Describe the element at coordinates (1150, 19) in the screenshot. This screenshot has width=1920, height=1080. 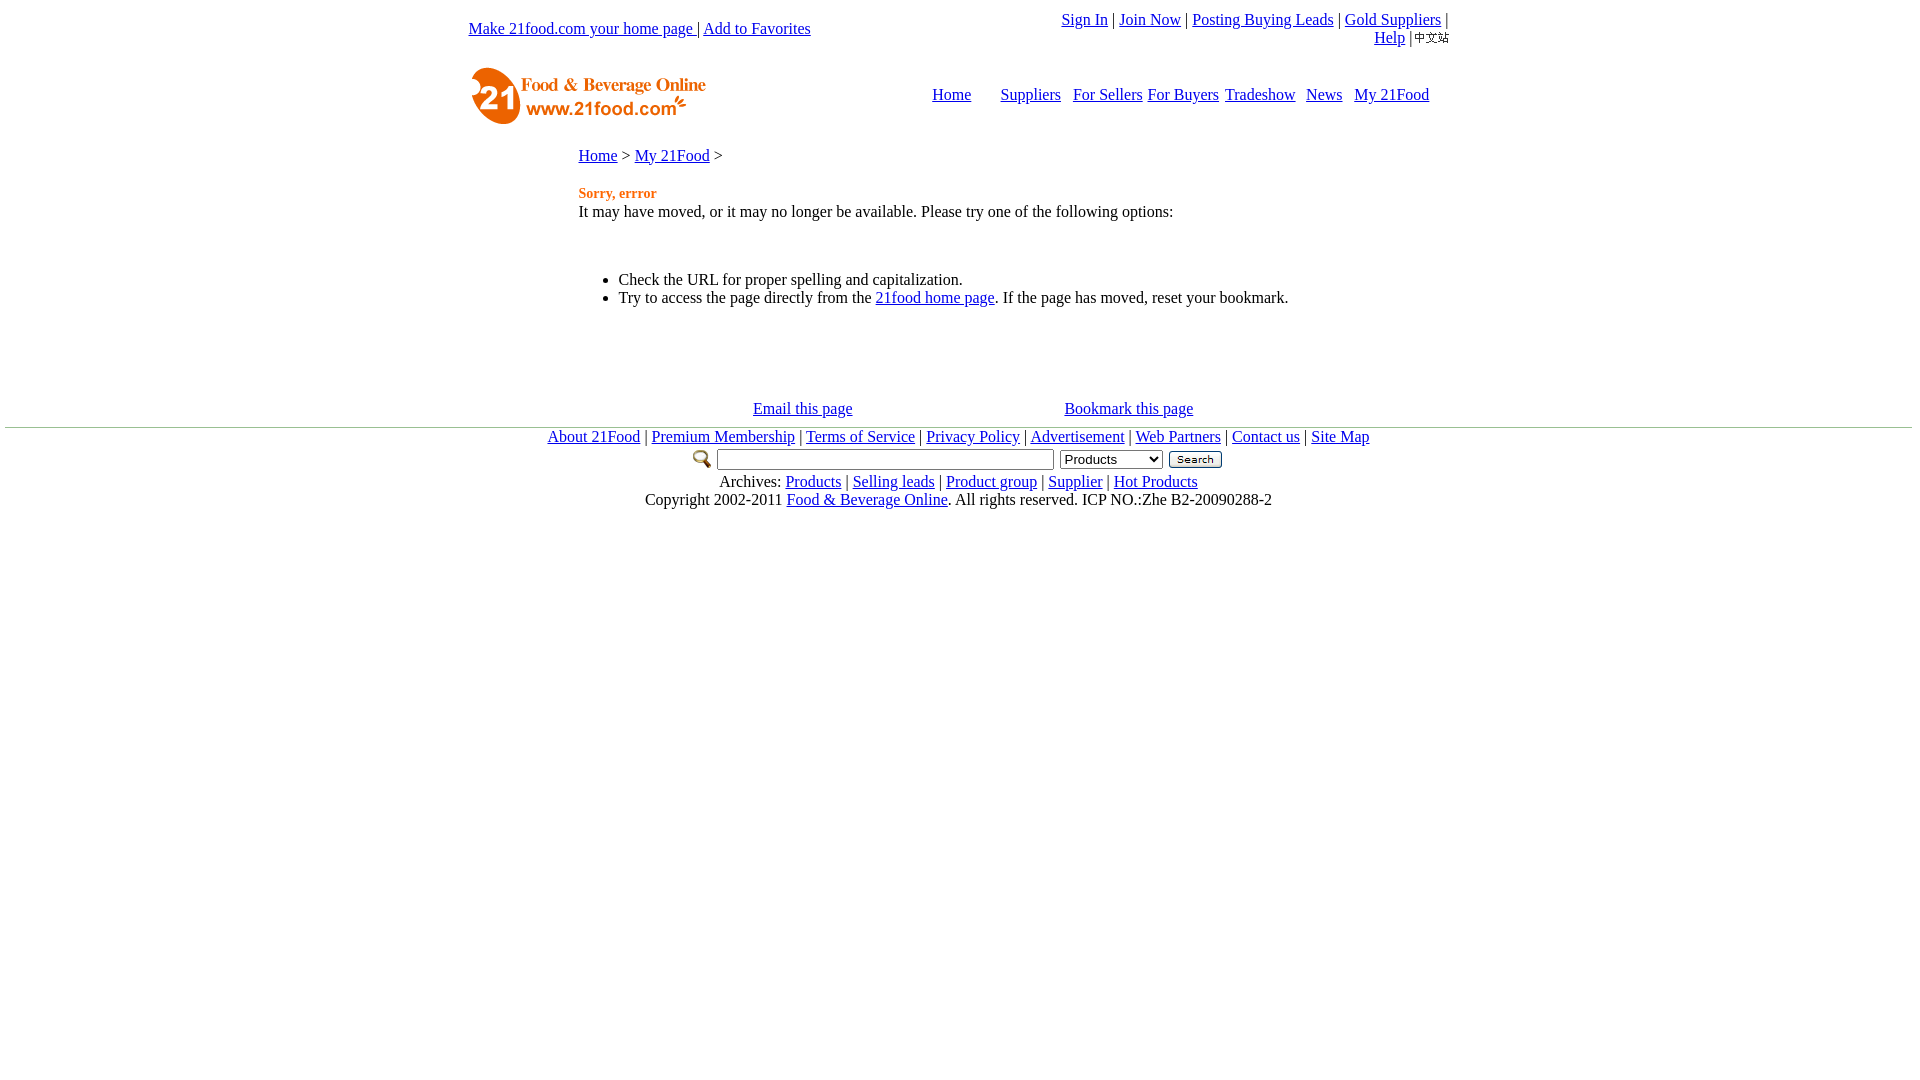
I see `'Join Now'` at that location.